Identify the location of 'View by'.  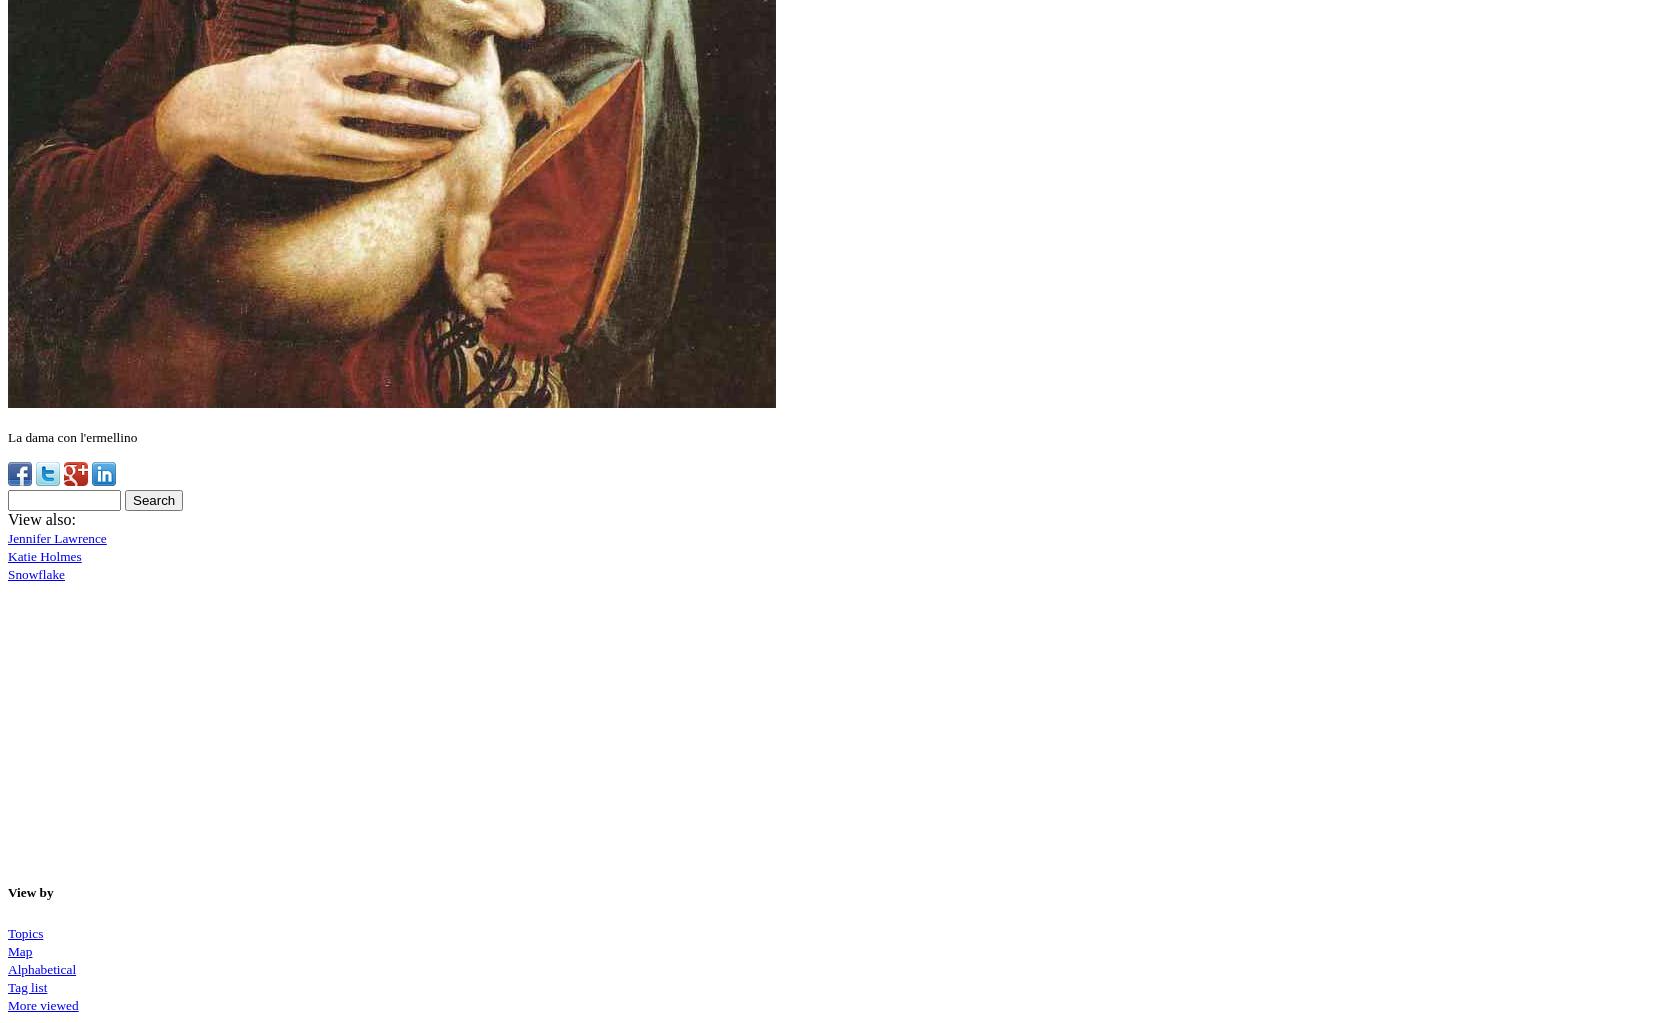
(29, 892).